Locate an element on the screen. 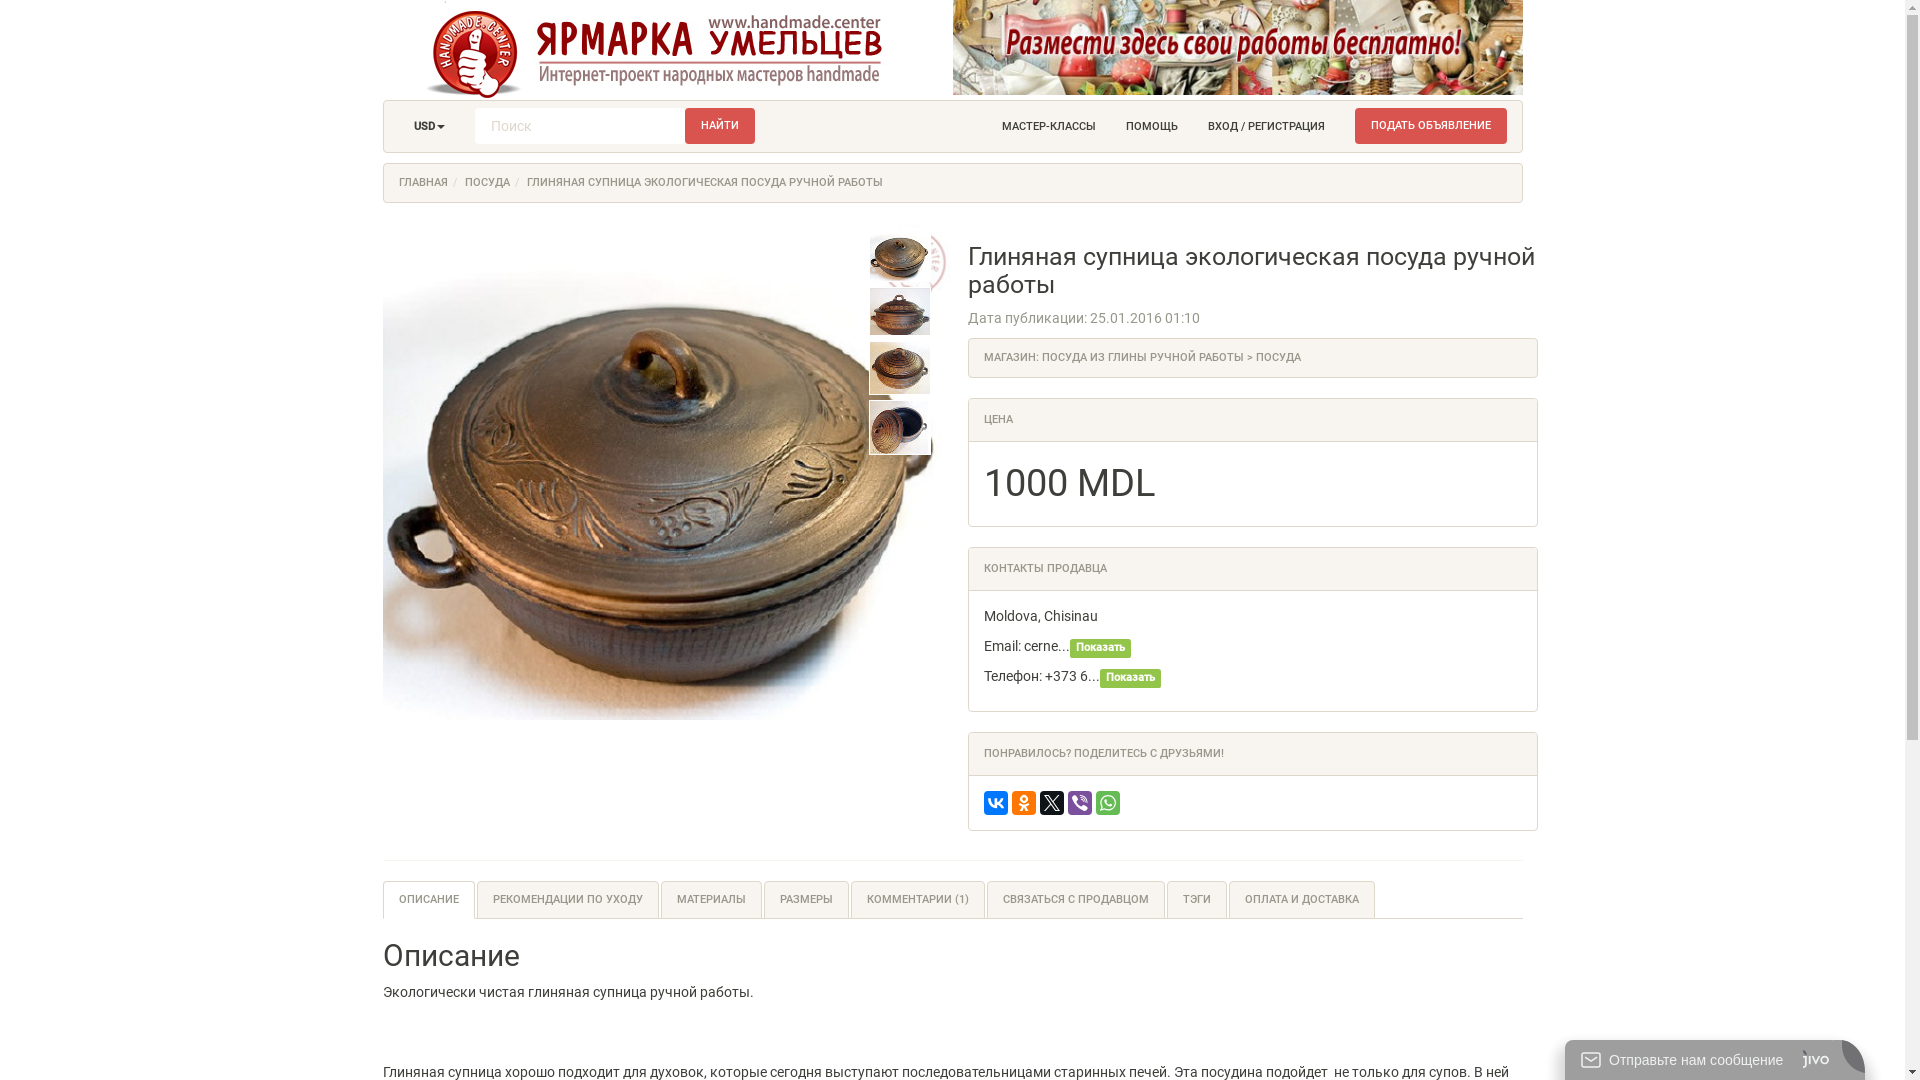 This screenshot has width=1920, height=1080. 'USD' is located at coordinates (398, 127).